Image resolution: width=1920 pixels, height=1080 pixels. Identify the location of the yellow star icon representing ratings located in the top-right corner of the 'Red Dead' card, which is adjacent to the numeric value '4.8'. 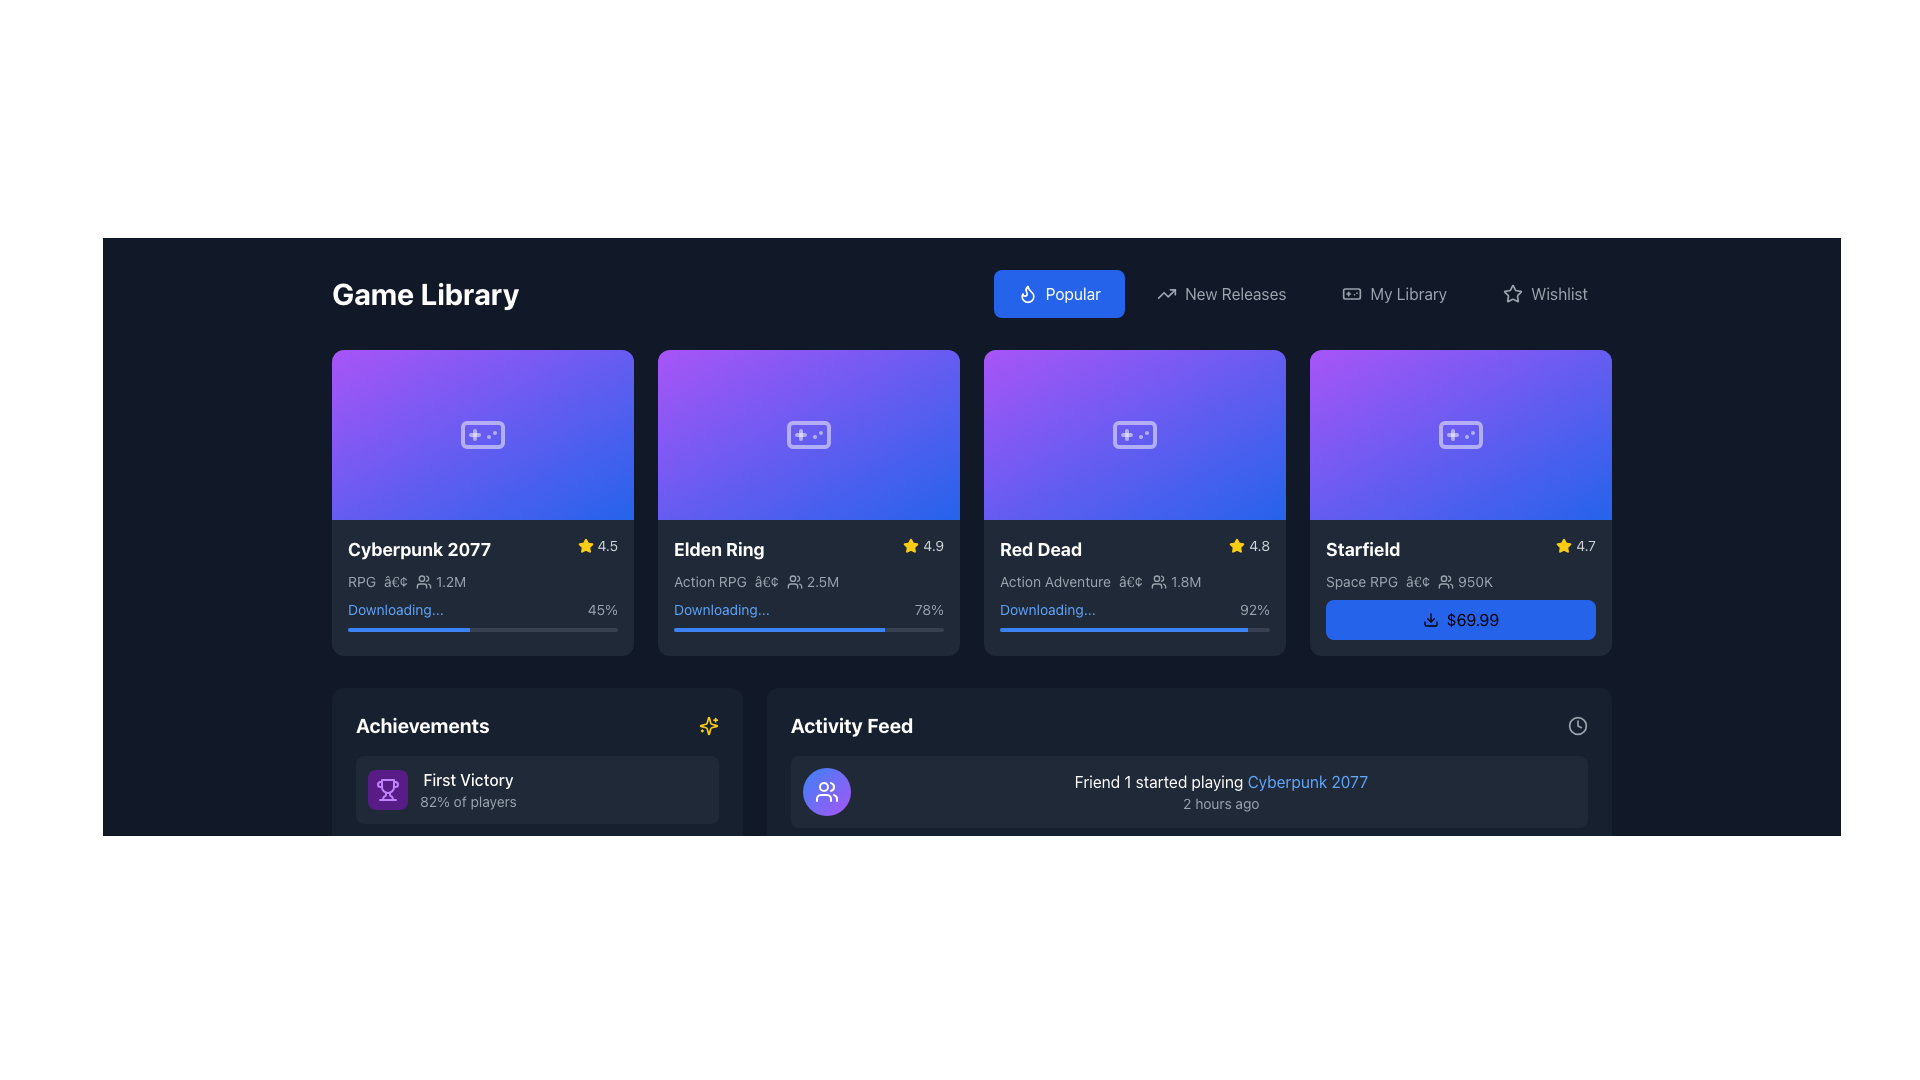
(1236, 545).